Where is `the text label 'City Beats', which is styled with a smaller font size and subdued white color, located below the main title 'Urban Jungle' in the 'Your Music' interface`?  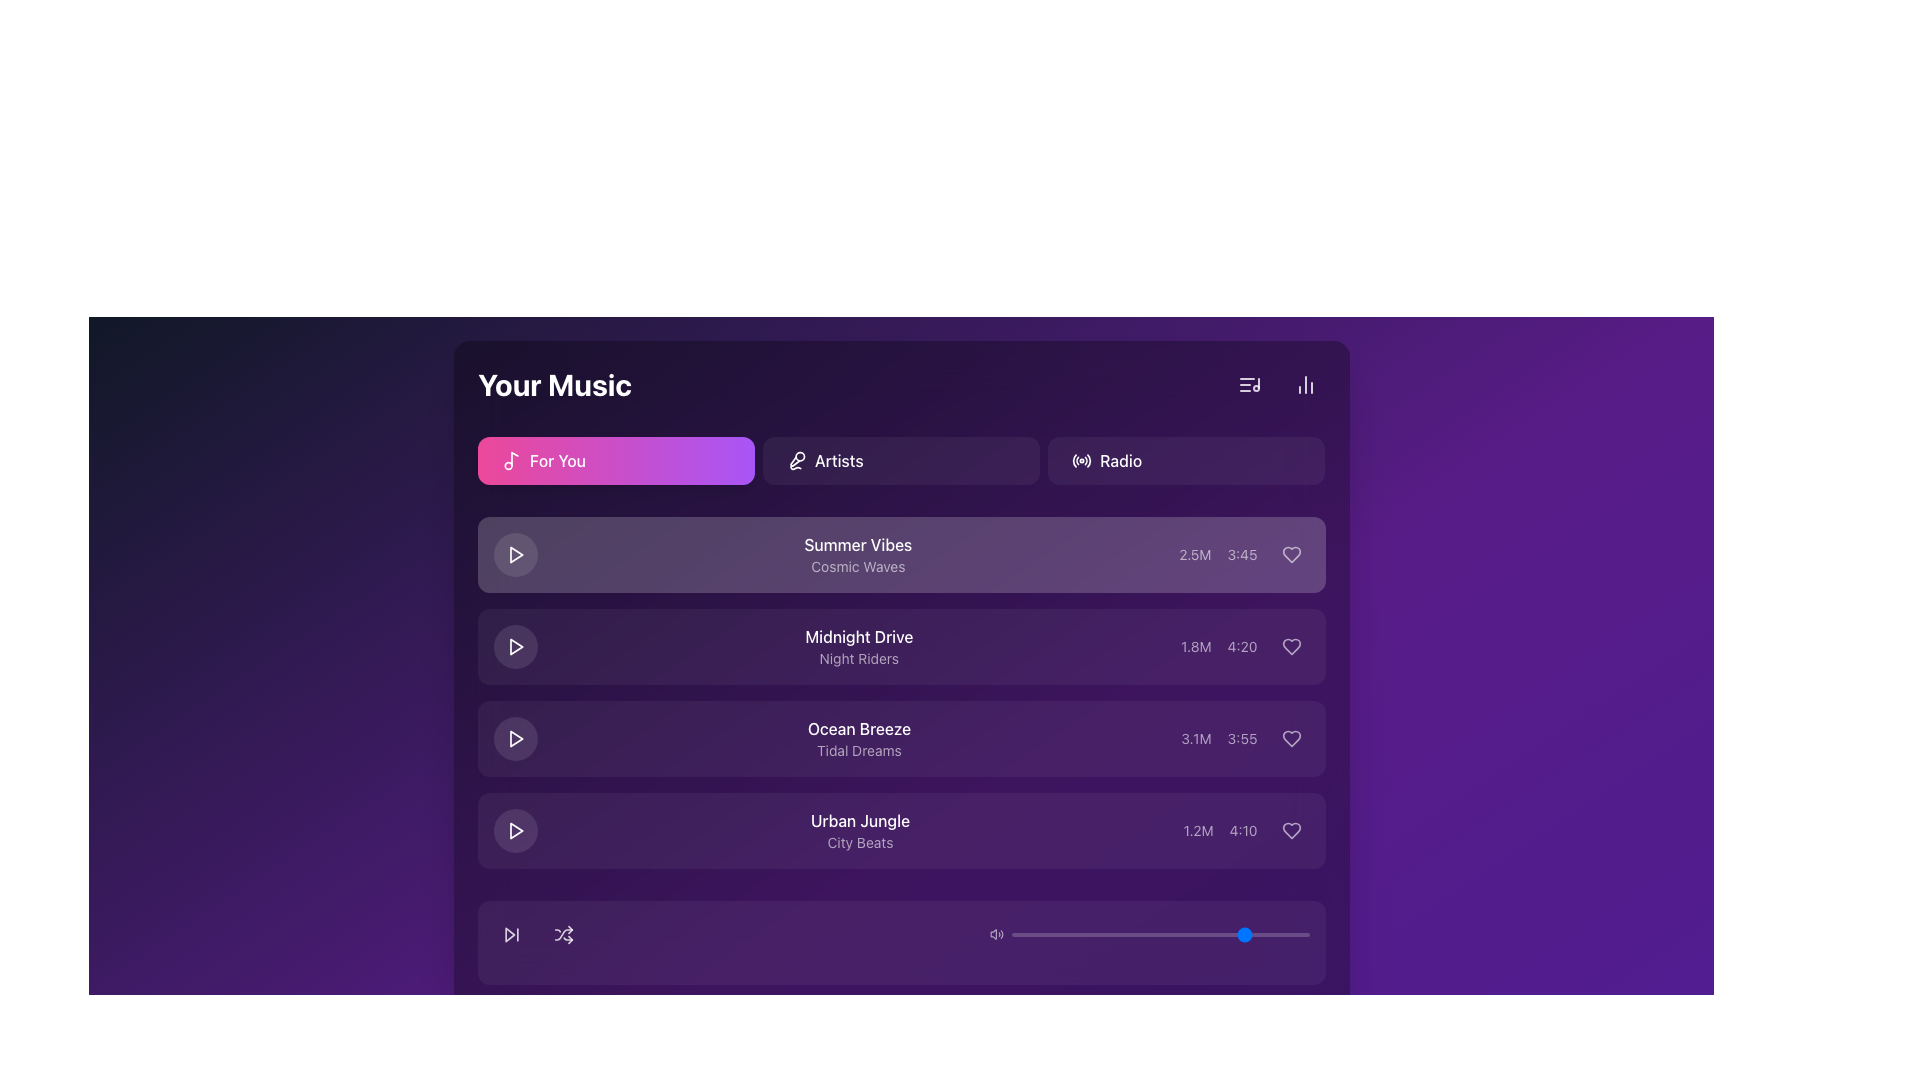 the text label 'City Beats', which is styled with a smaller font size and subdued white color, located below the main title 'Urban Jungle' in the 'Your Music' interface is located at coordinates (860, 843).